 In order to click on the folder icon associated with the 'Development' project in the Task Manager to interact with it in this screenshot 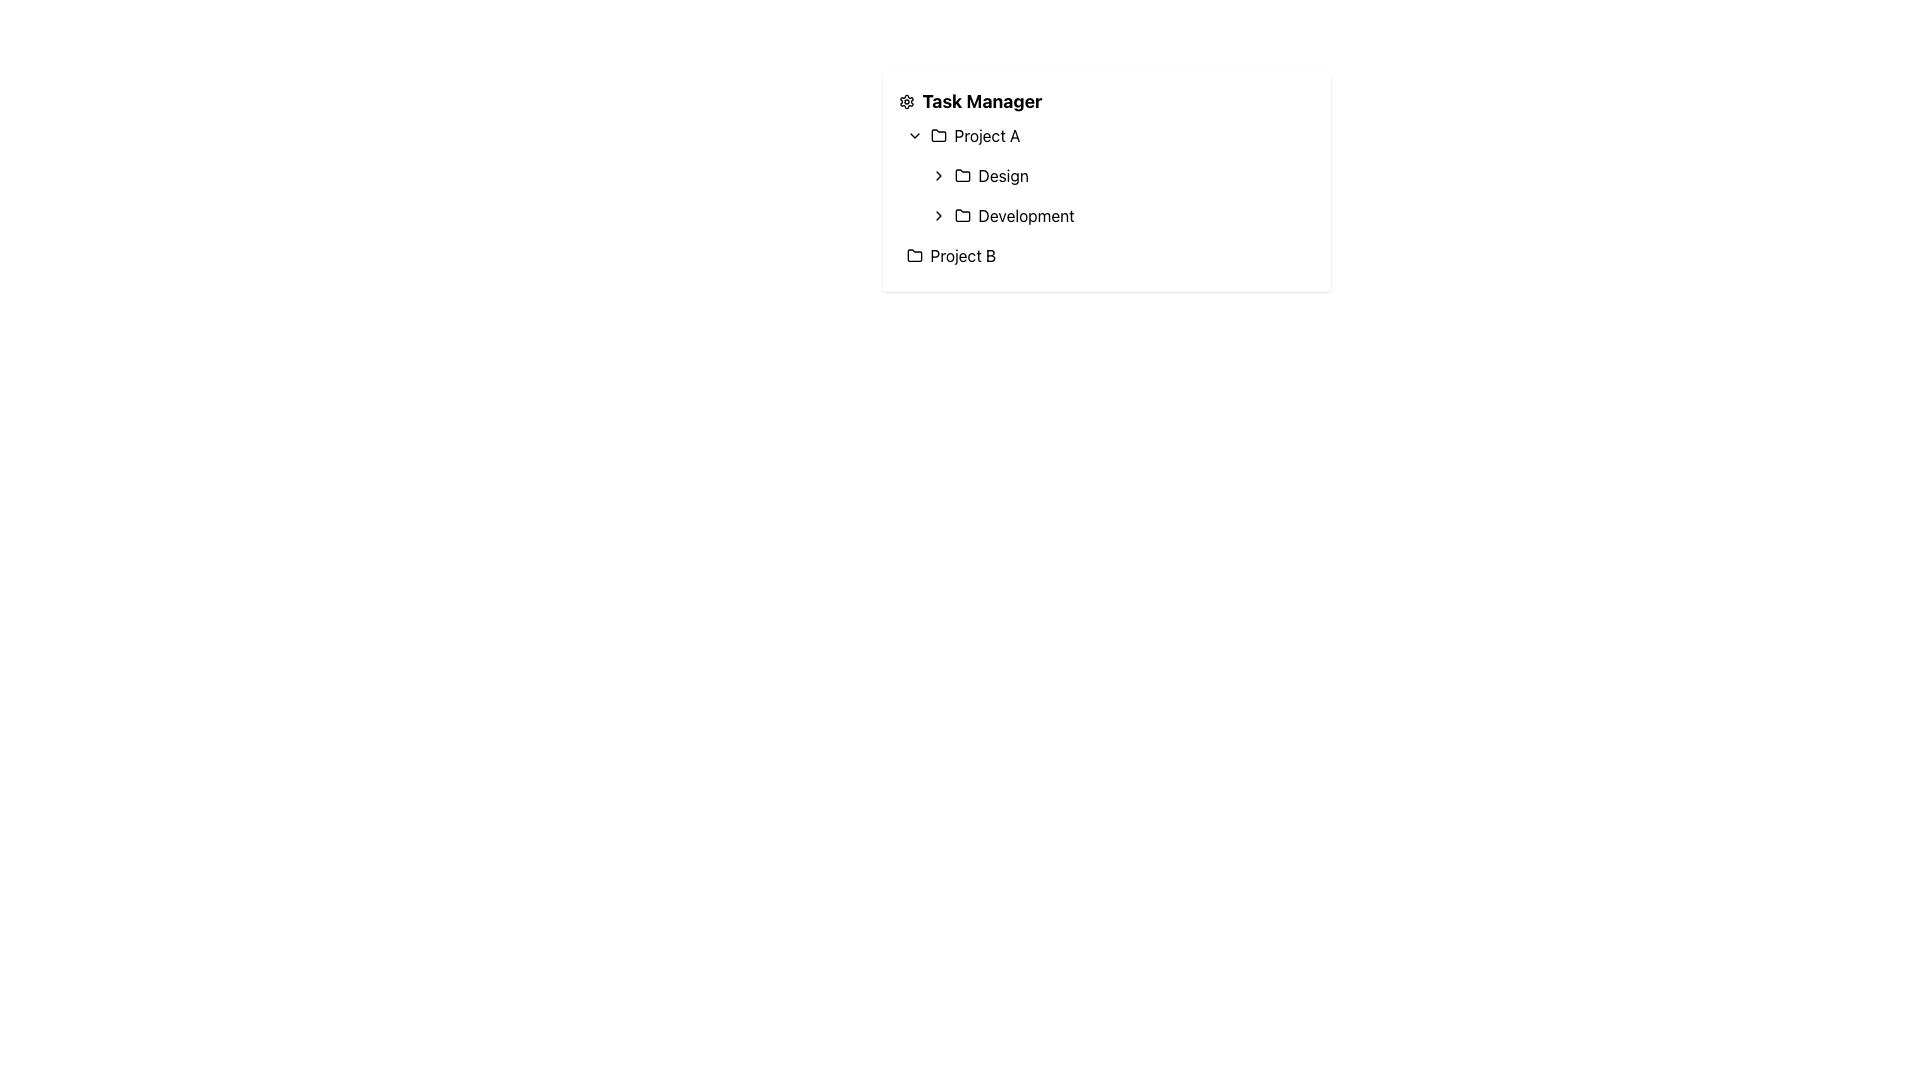, I will do `click(962, 215)`.